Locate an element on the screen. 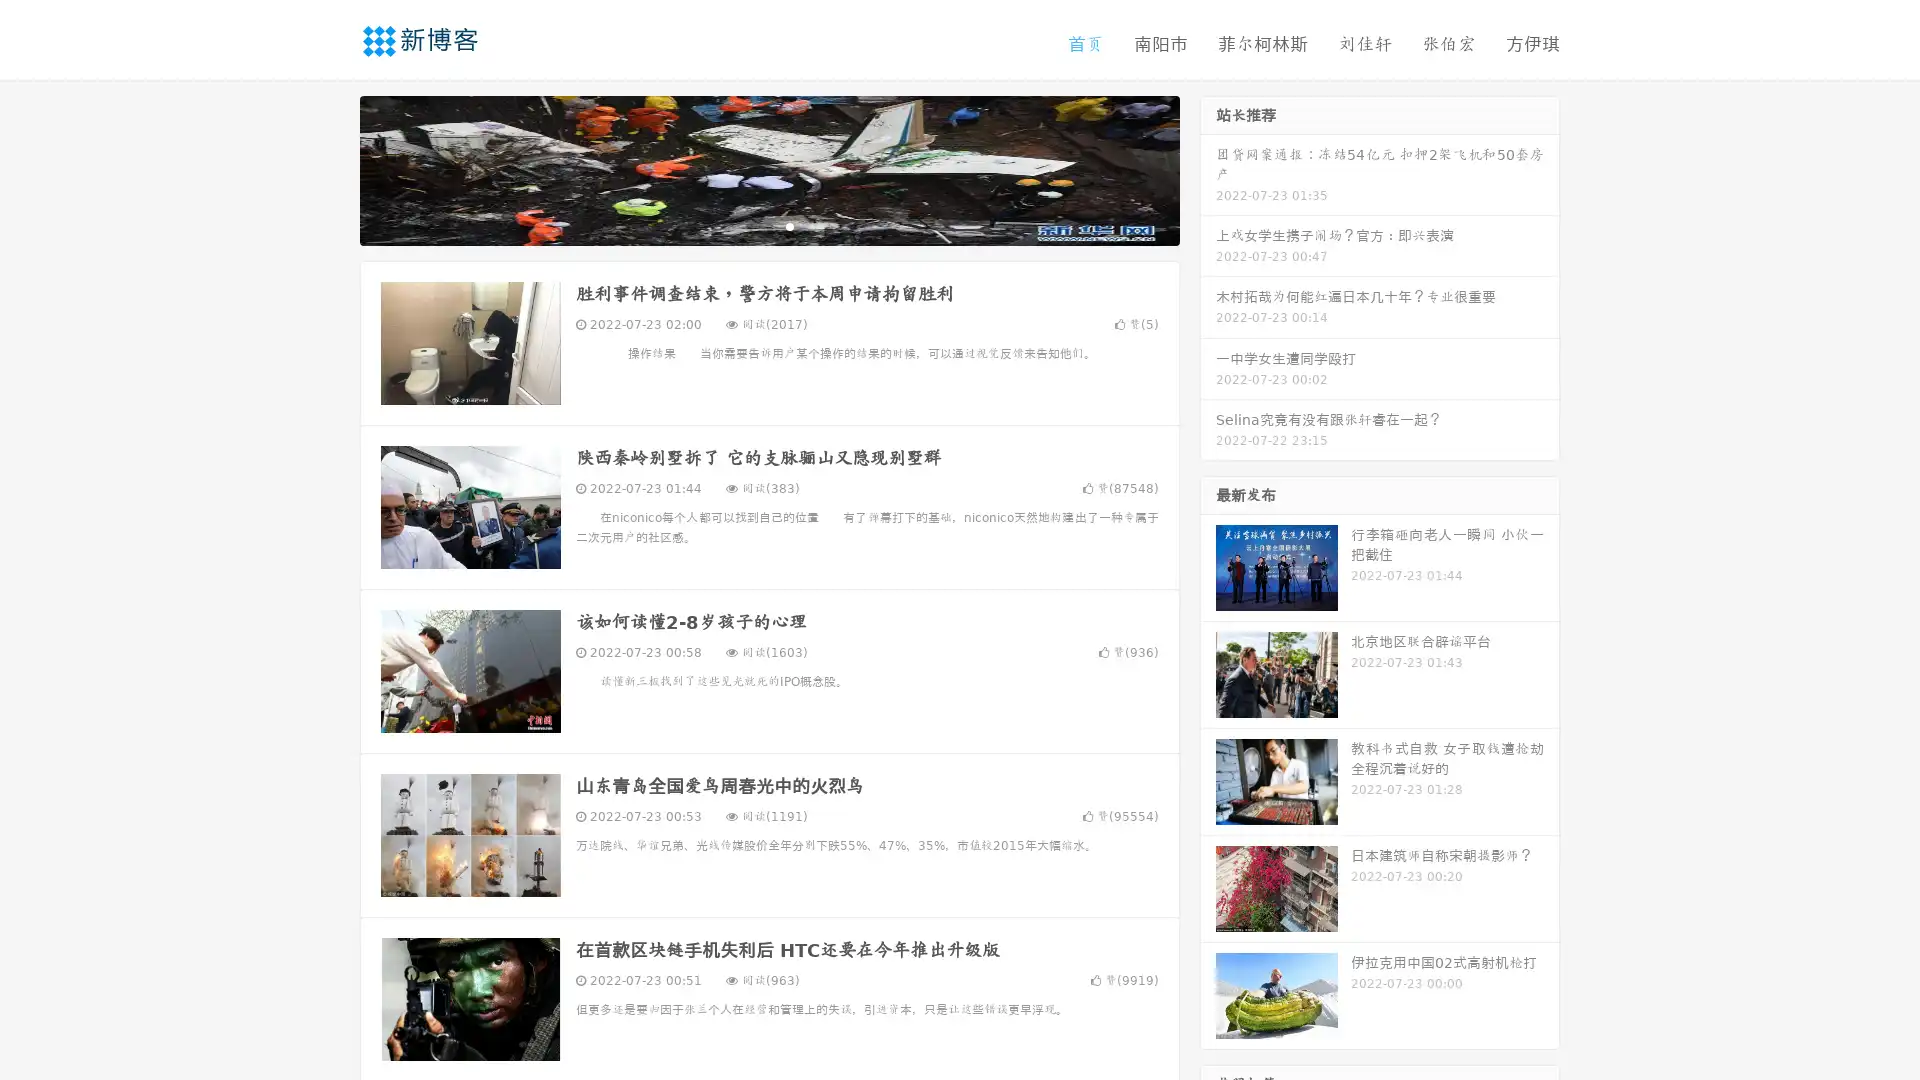  Go to slide 2 is located at coordinates (768, 225).